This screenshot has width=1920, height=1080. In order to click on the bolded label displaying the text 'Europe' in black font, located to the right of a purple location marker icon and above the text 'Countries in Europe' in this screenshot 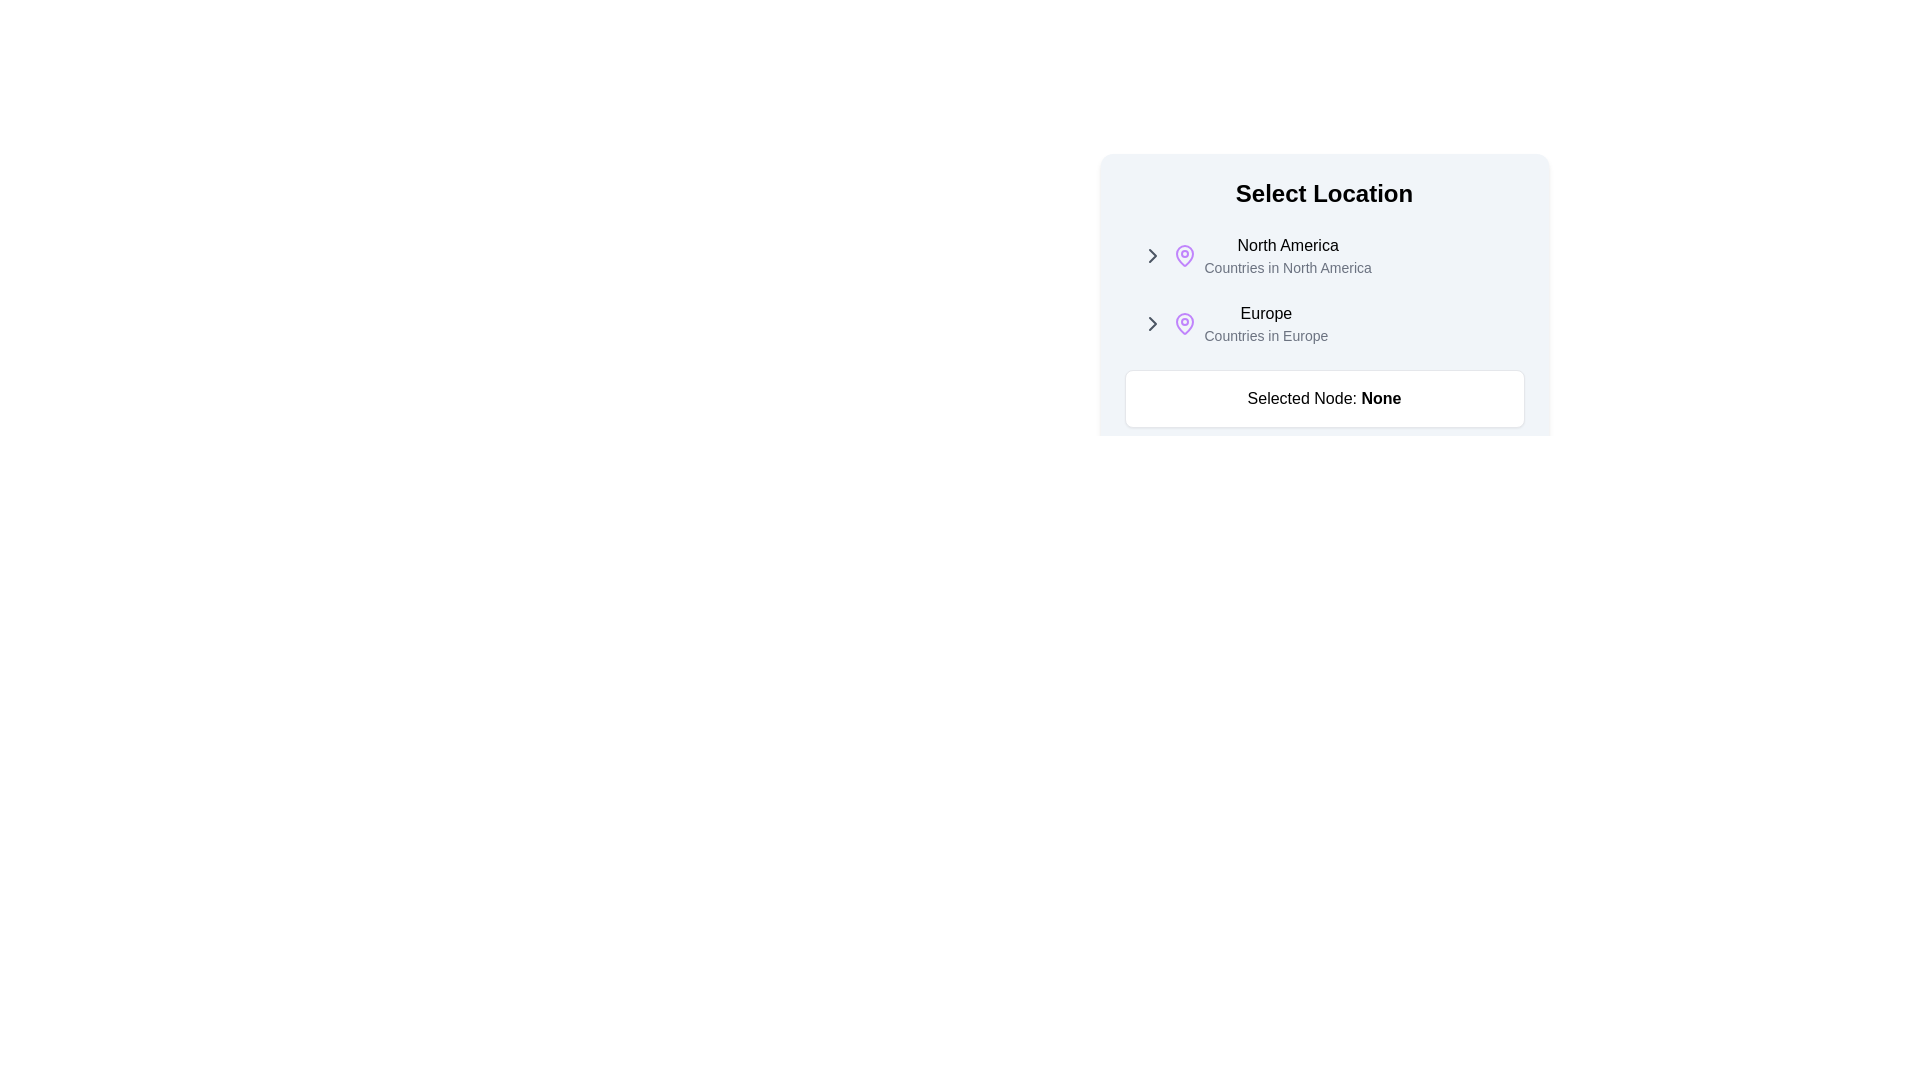, I will do `click(1265, 313)`.